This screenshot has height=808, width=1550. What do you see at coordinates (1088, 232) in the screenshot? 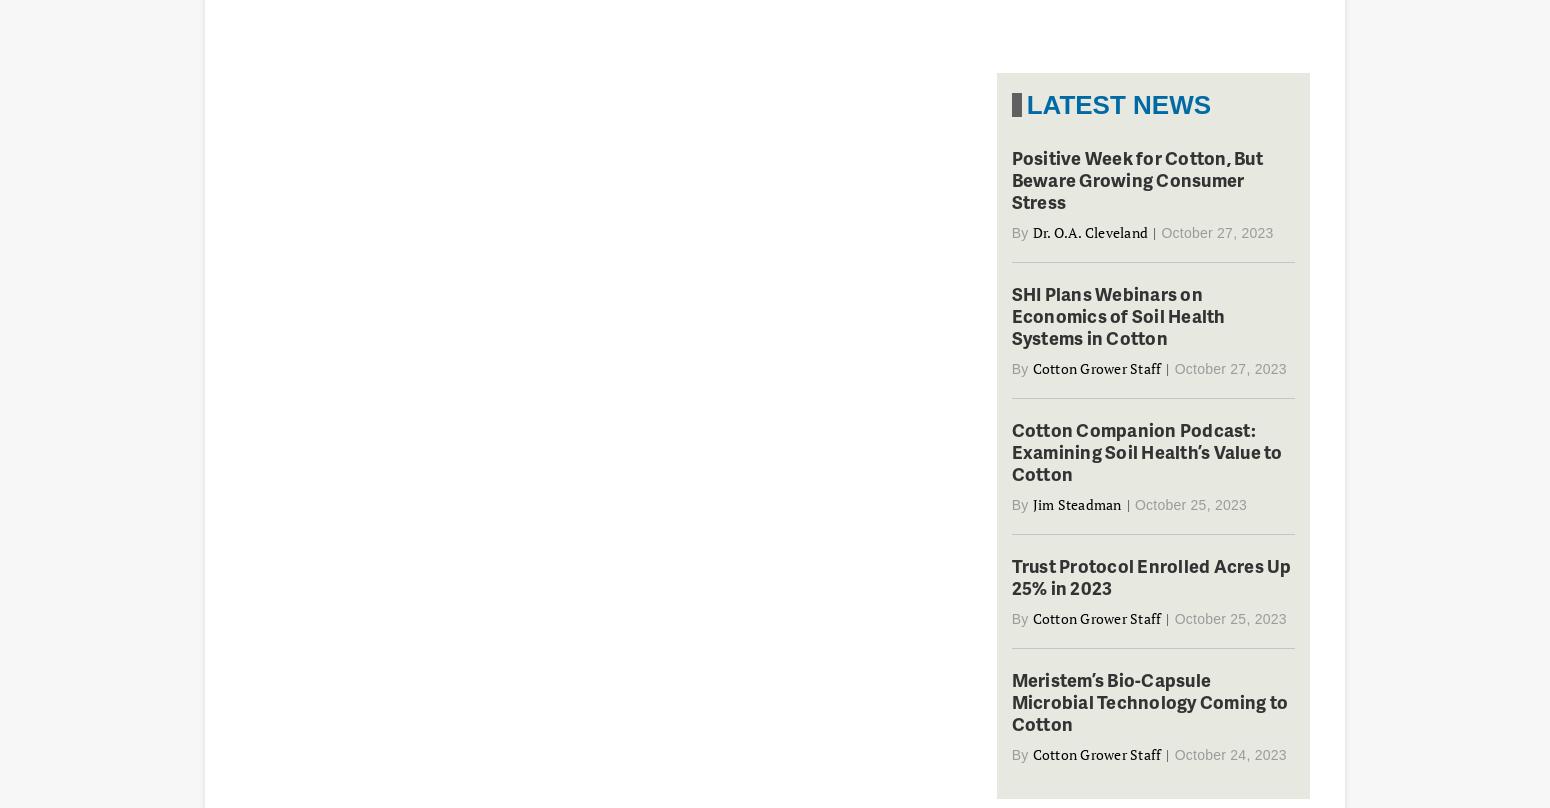
I see `'Dr. O.A. Cleveland'` at bounding box center [1088, 232].